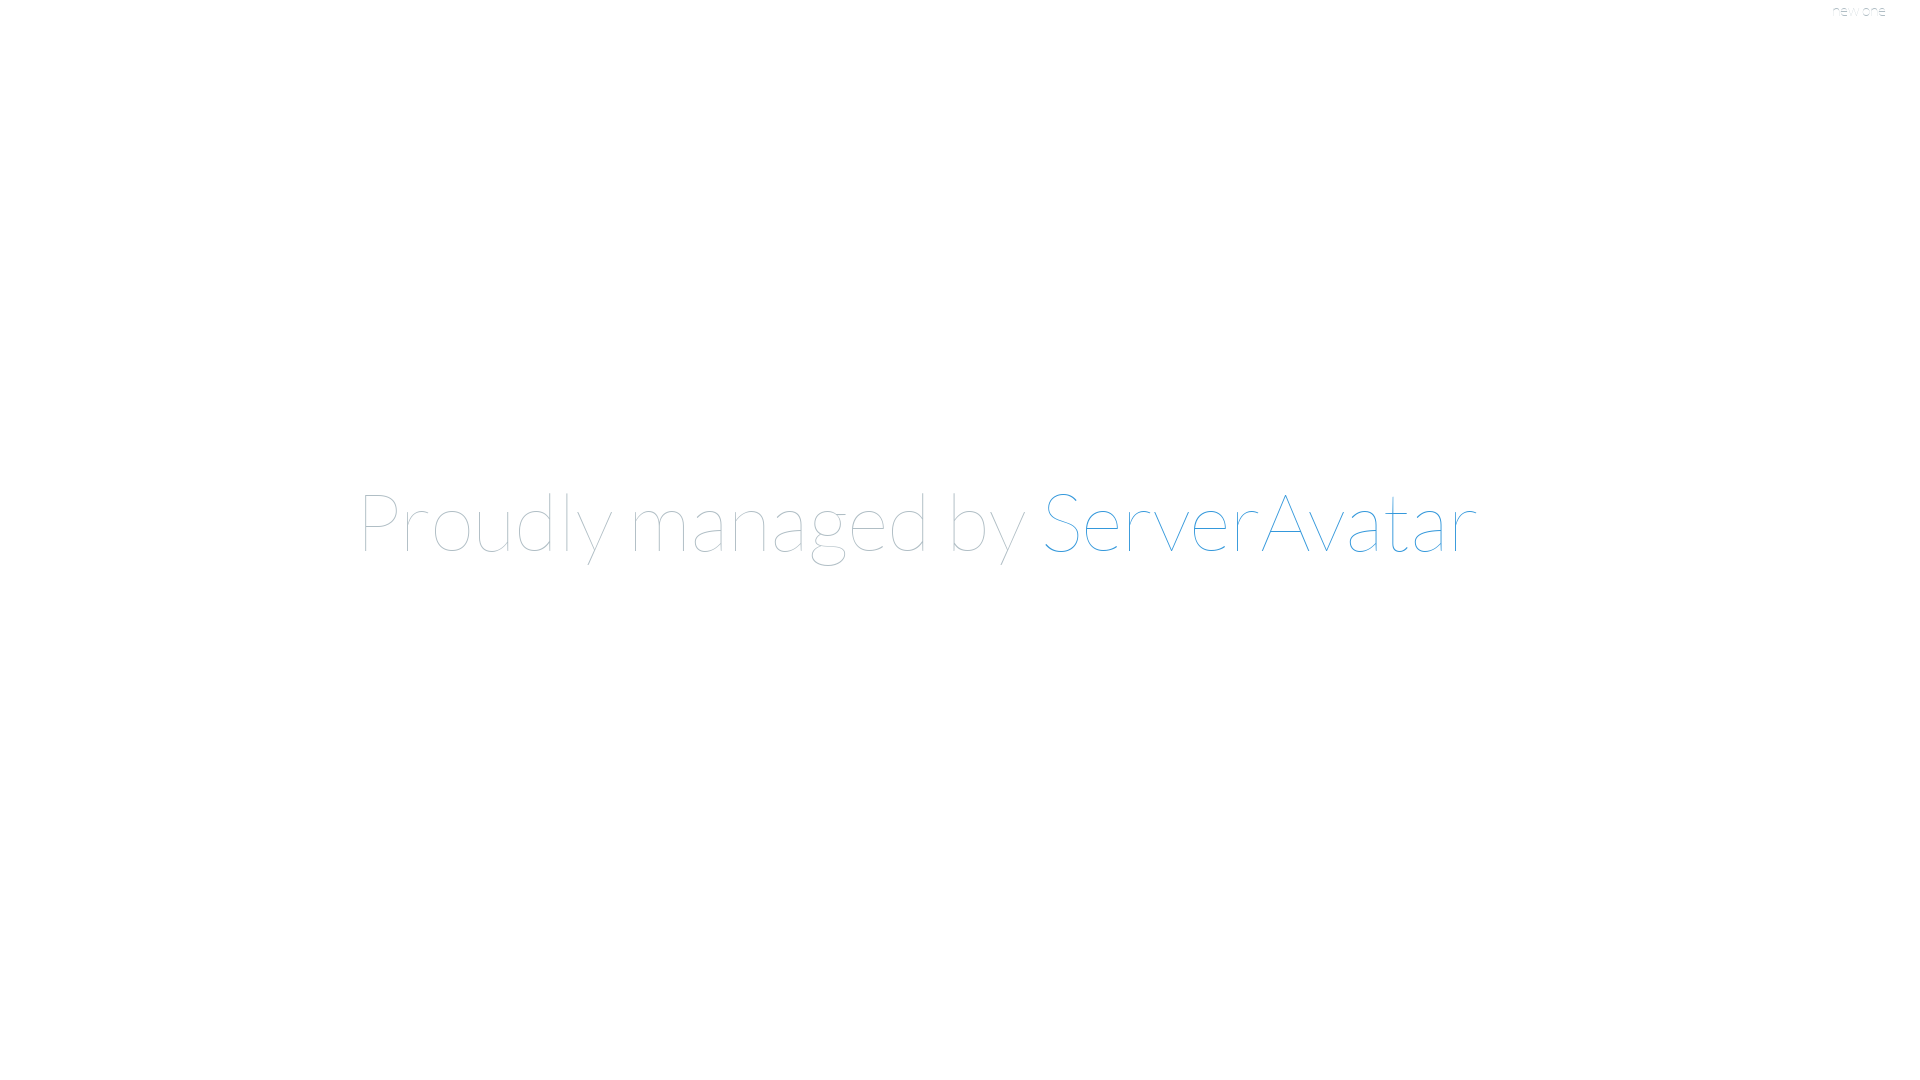  What do you see at coordinates (1258, 519) in the screenshot?
I see `'ServerAvatar'` at bounding box center [1258, 519].